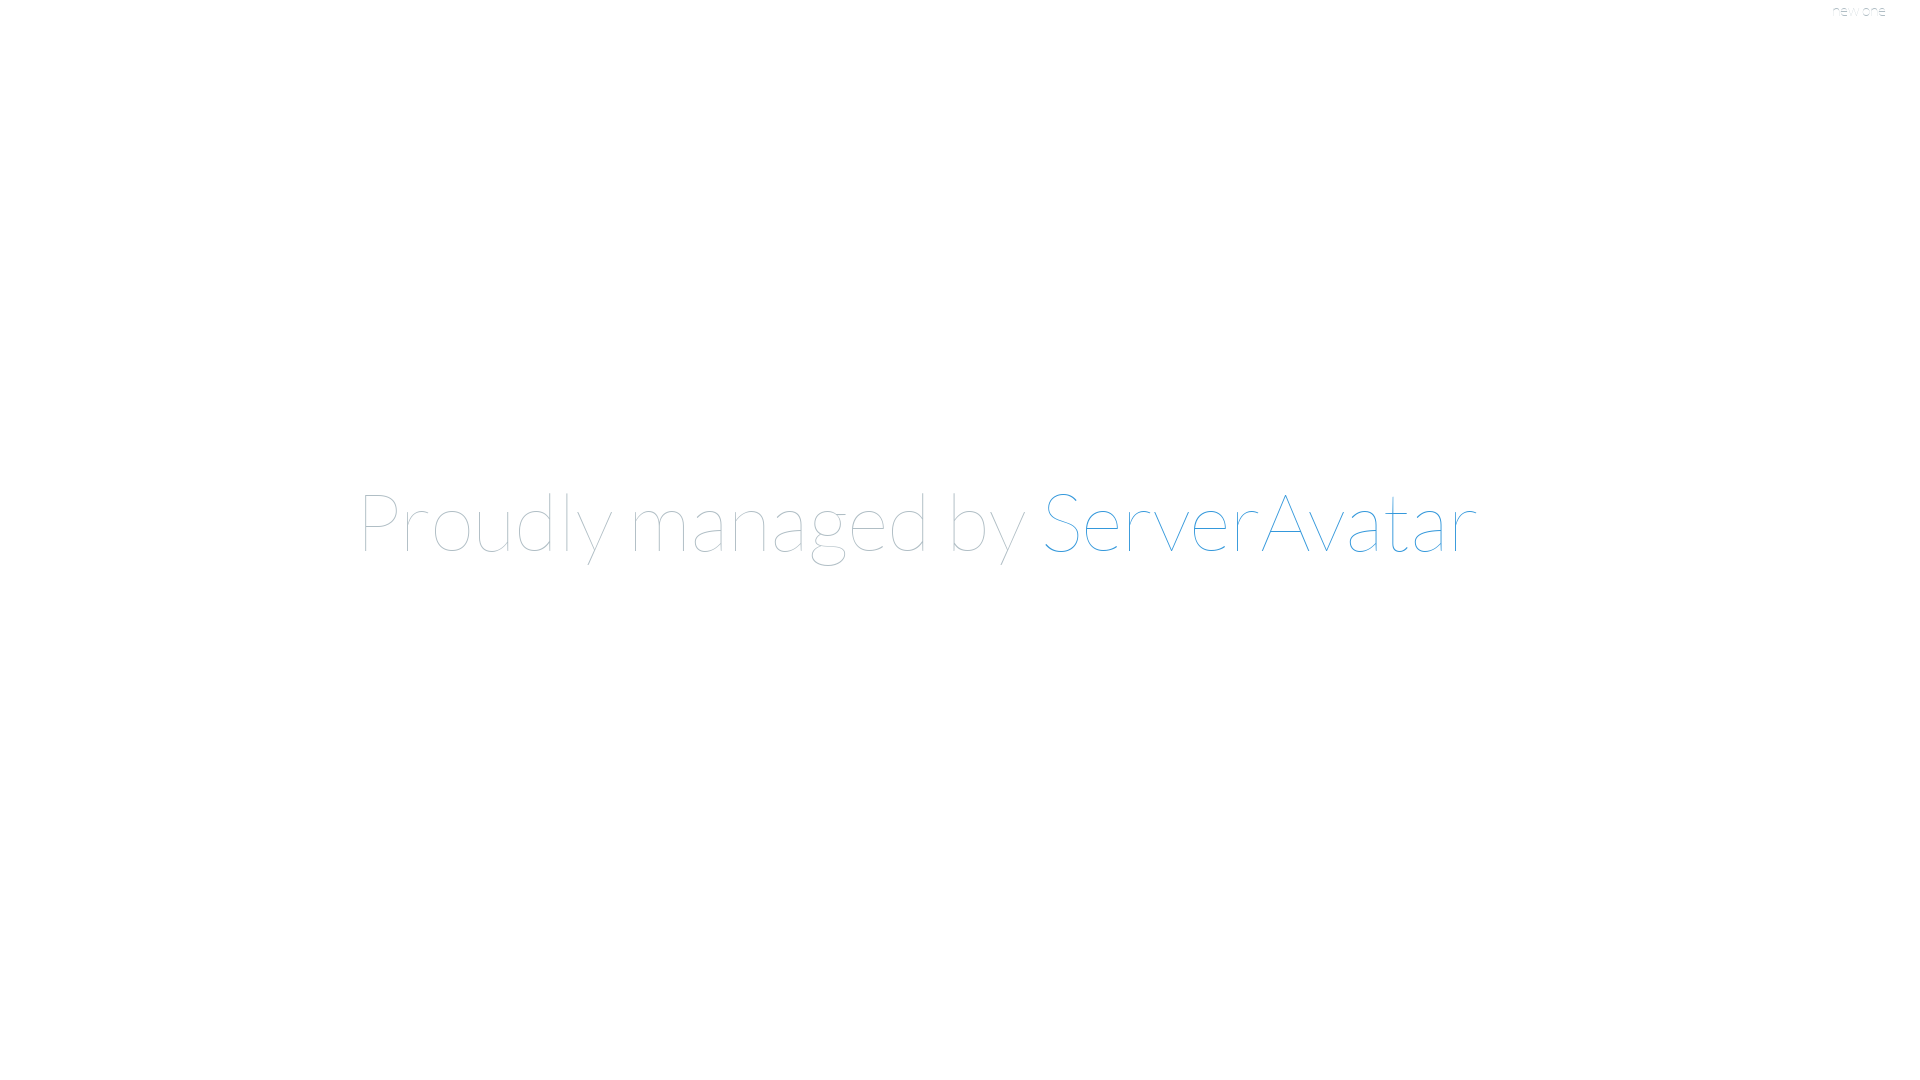  What do you see at coordinates (1258, 519) in the screenshot?
I see `'ServerAvatar'` at bounding box center [1258, 519].